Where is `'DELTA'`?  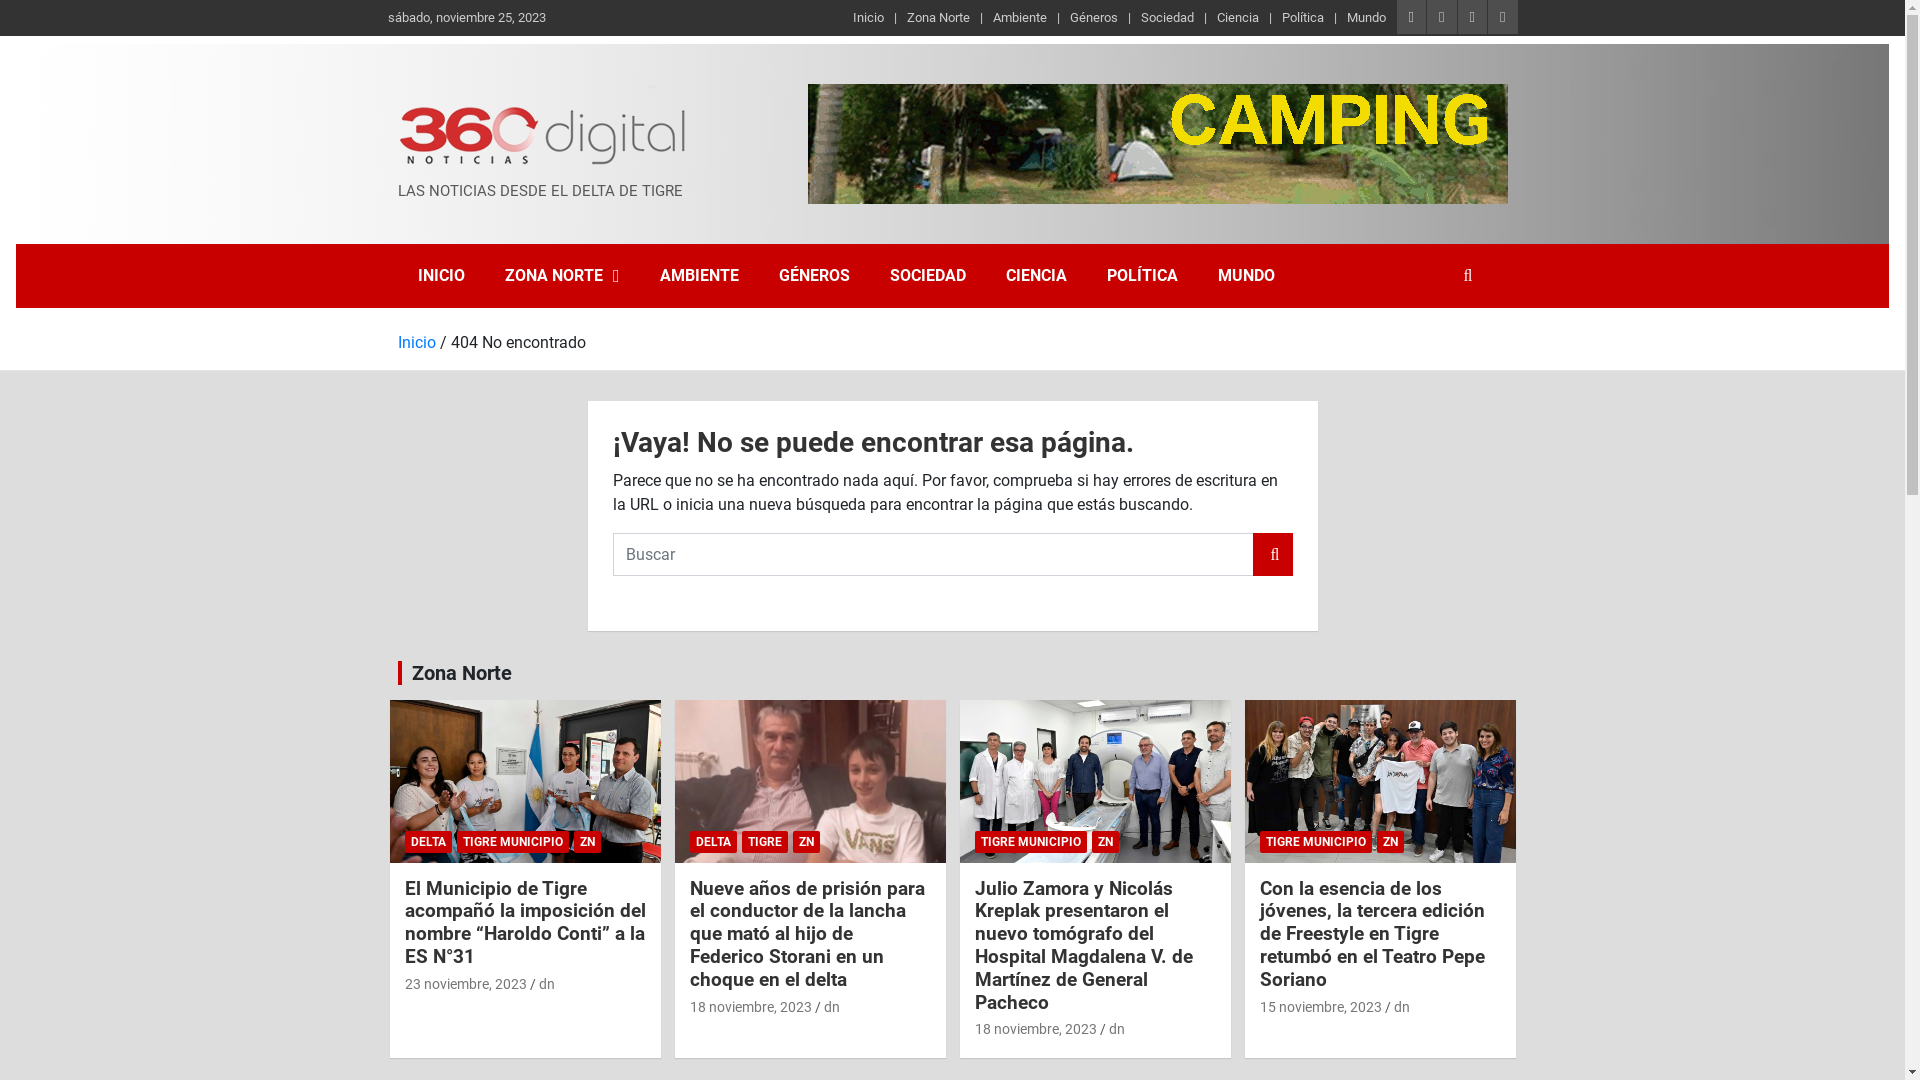
'DELTA' is located at coordinates (713, 841).